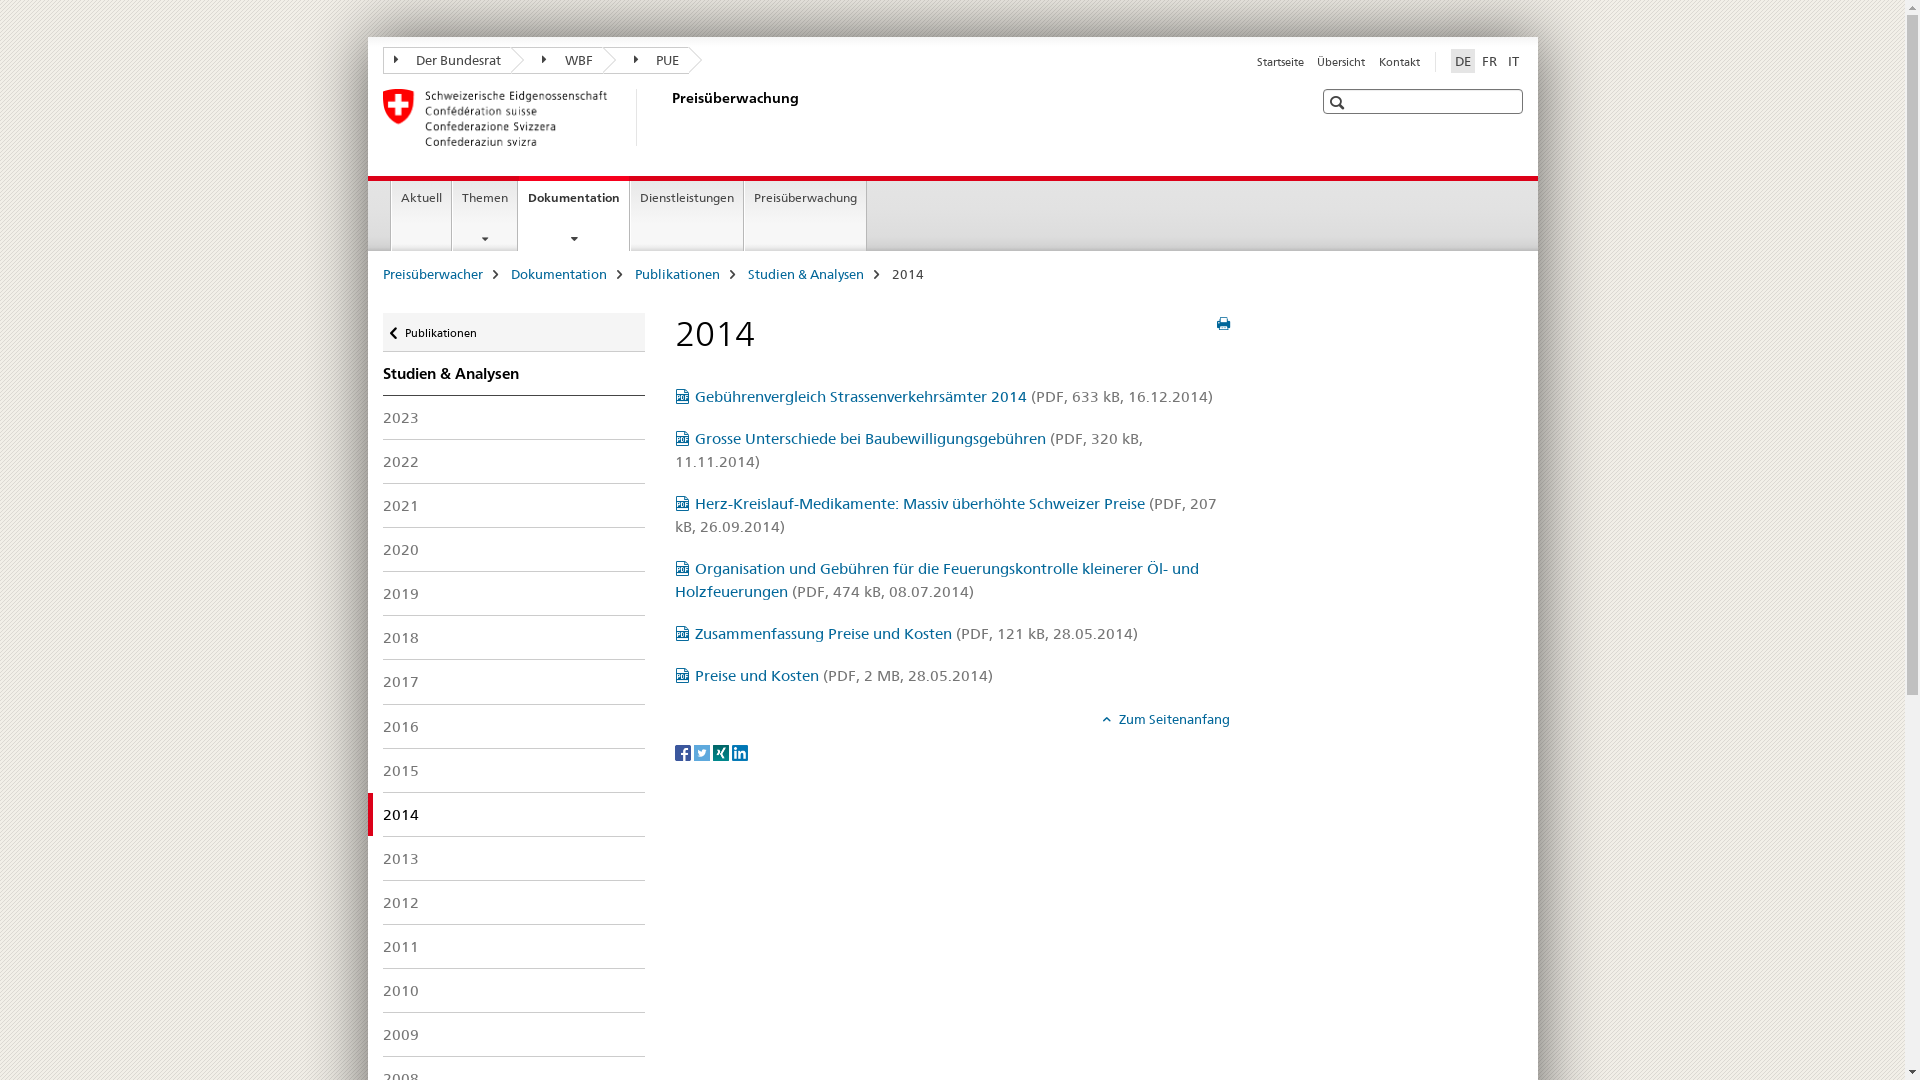  I want to click on '2015', so click(513, 769).